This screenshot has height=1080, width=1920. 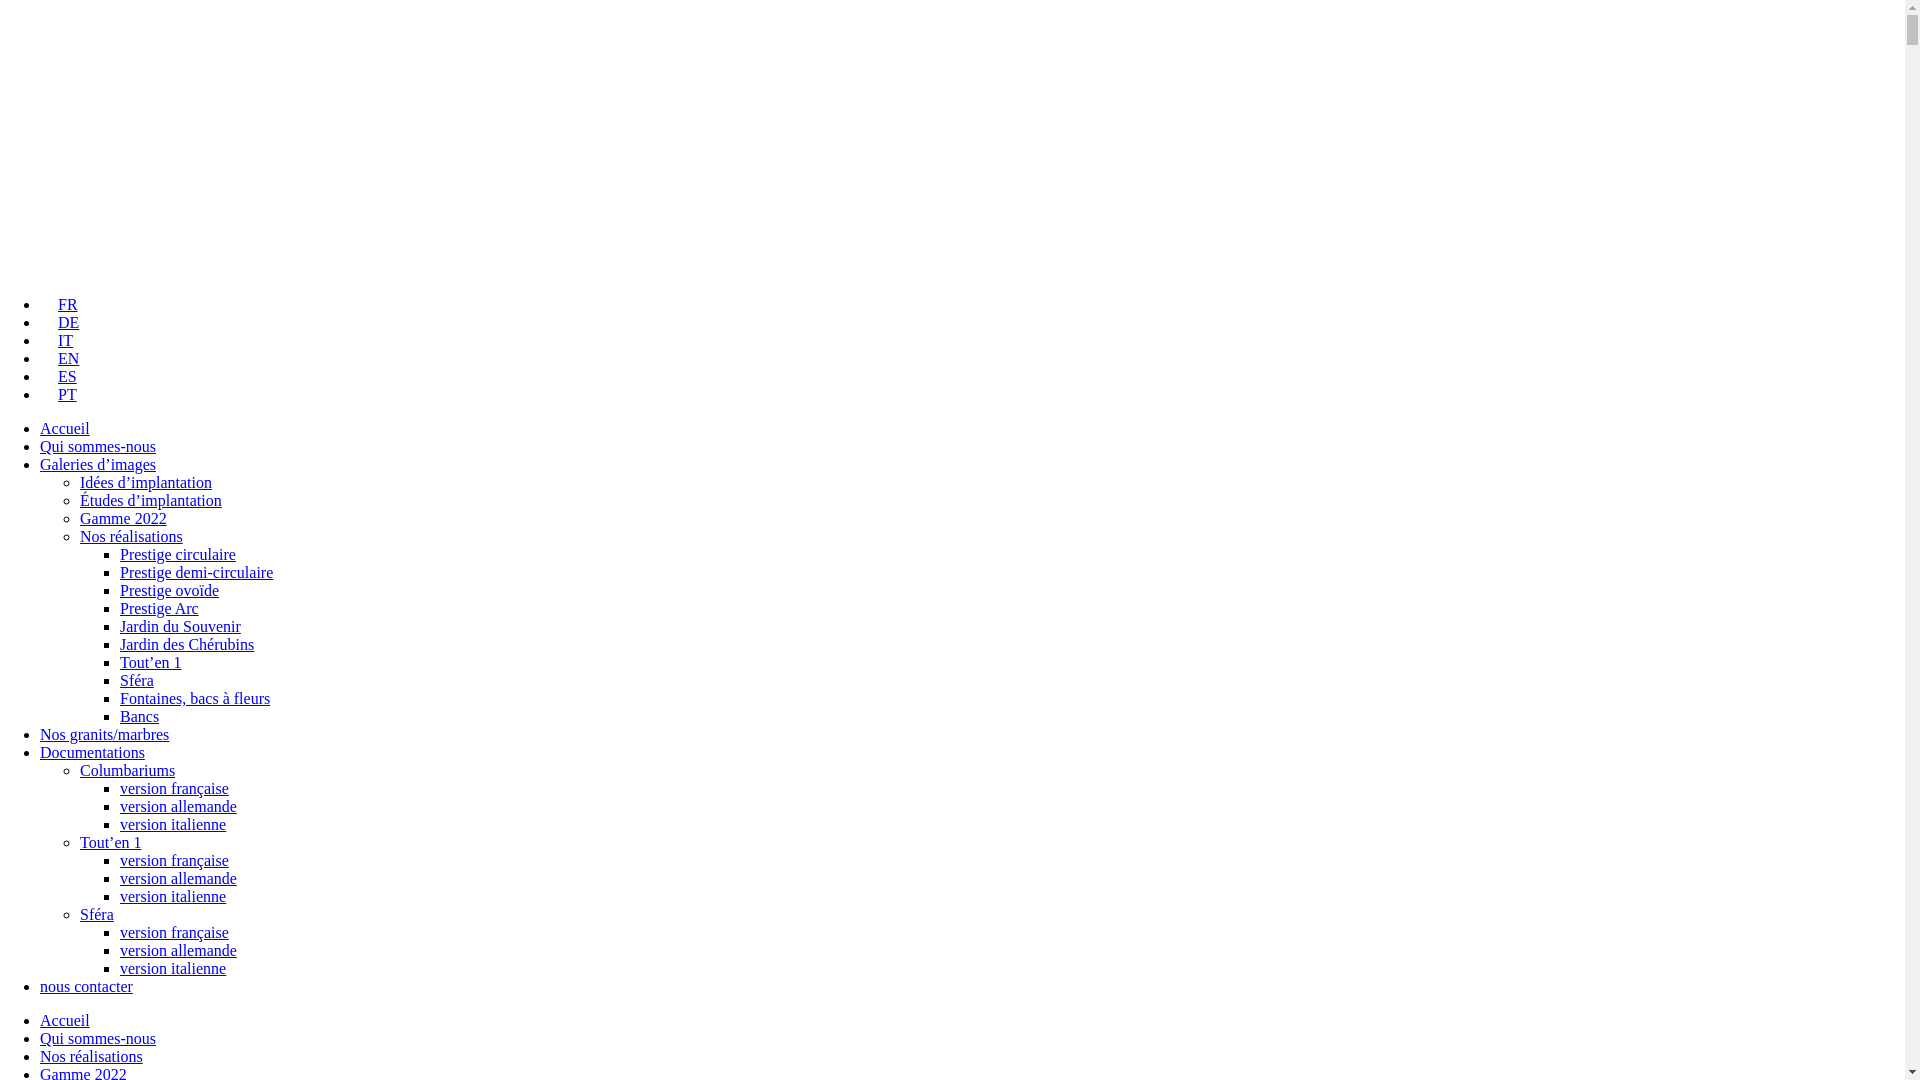 I want to click on 'ES', so click(x=58, y=376).